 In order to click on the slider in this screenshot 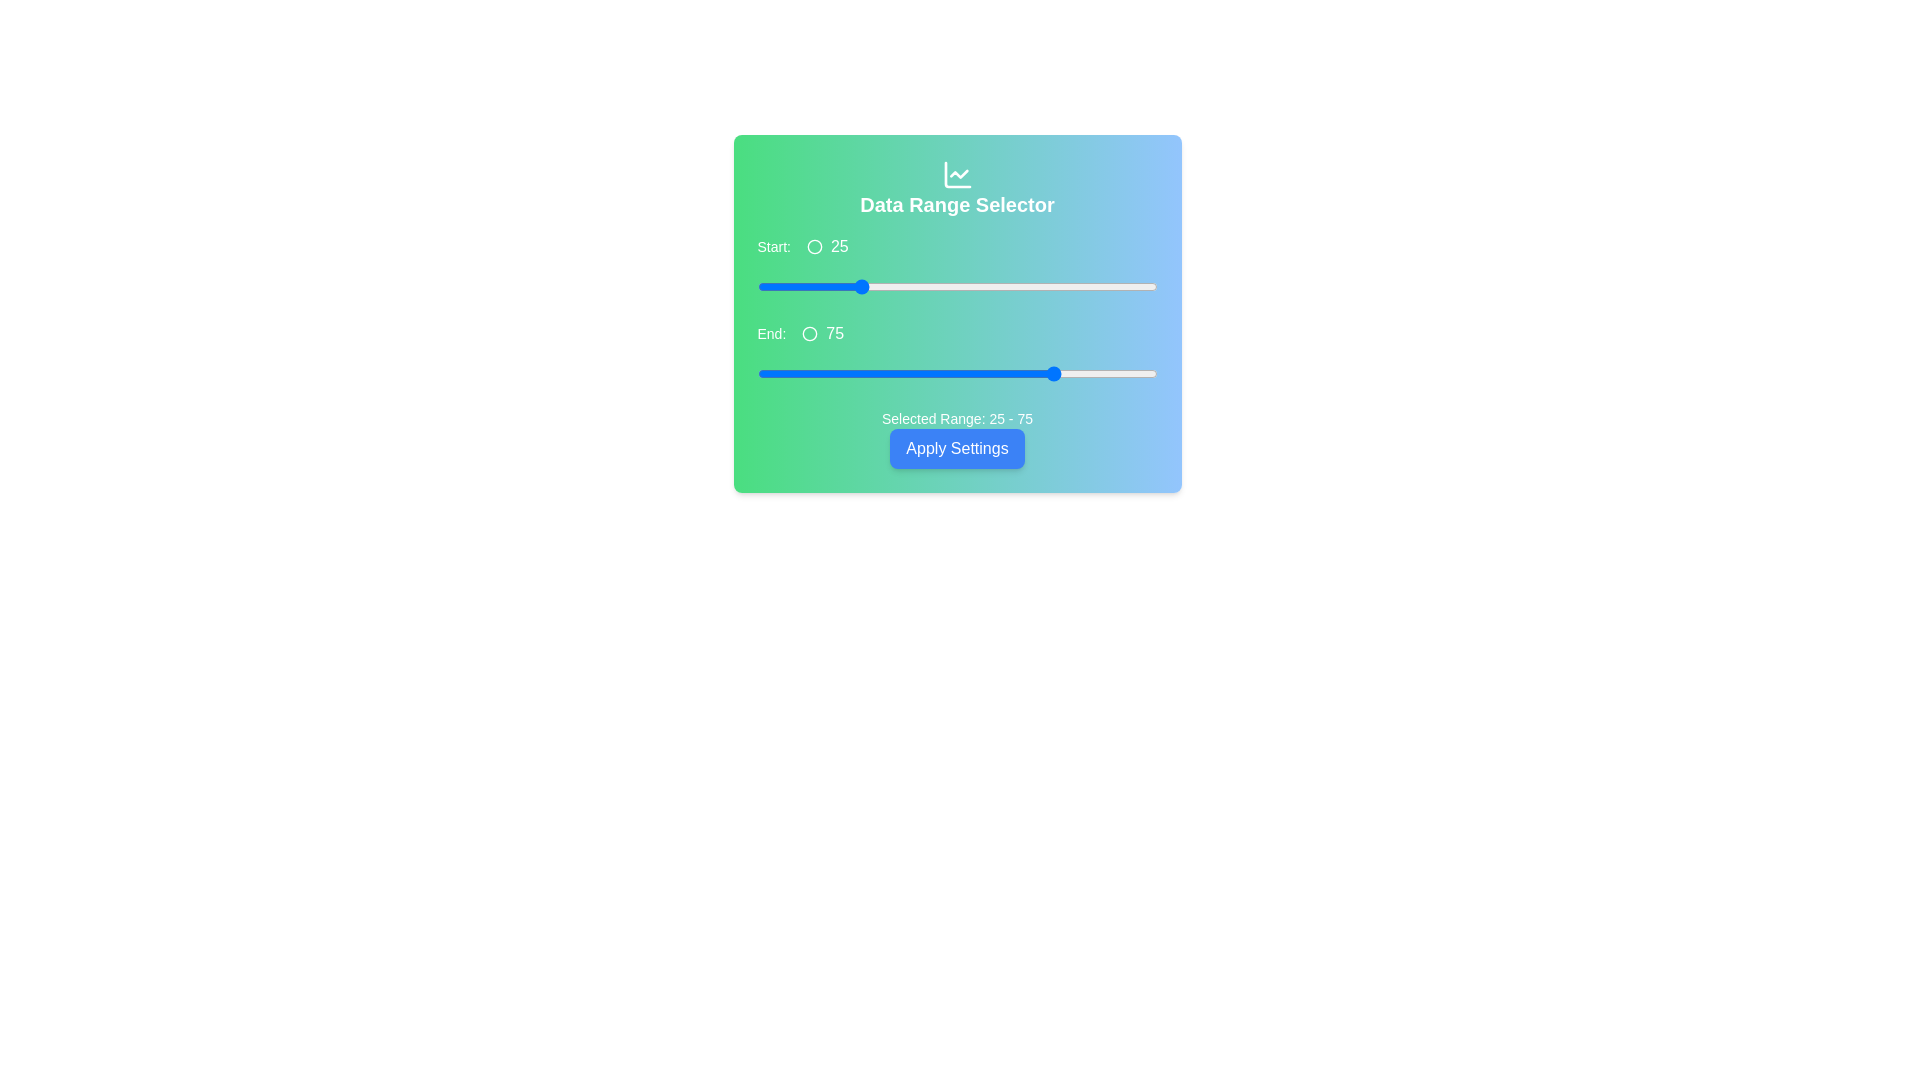, I will do `click(1153, 286)`.